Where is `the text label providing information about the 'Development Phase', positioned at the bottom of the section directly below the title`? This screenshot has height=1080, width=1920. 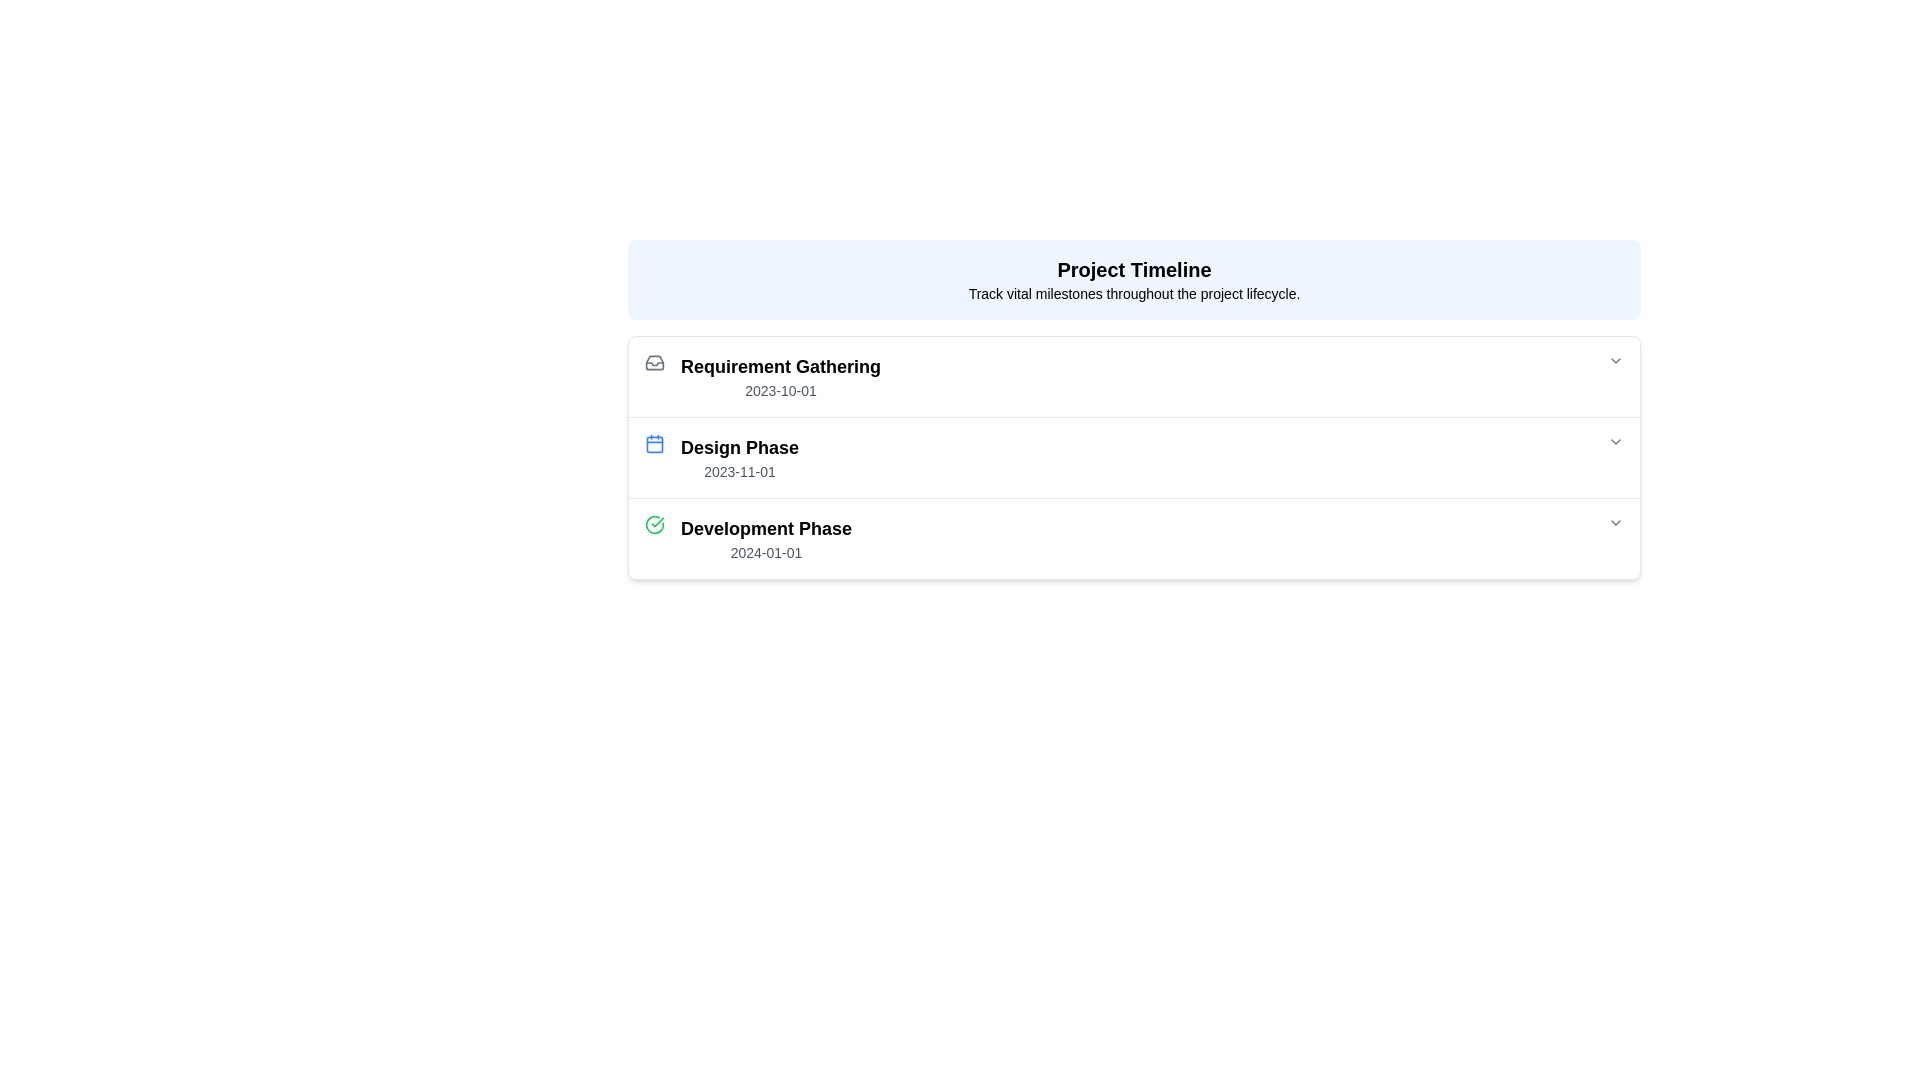 the text label providing information about the 'Development Phase', positioned at the bottom of the section directly below the title is located at coordinates (765, 552).